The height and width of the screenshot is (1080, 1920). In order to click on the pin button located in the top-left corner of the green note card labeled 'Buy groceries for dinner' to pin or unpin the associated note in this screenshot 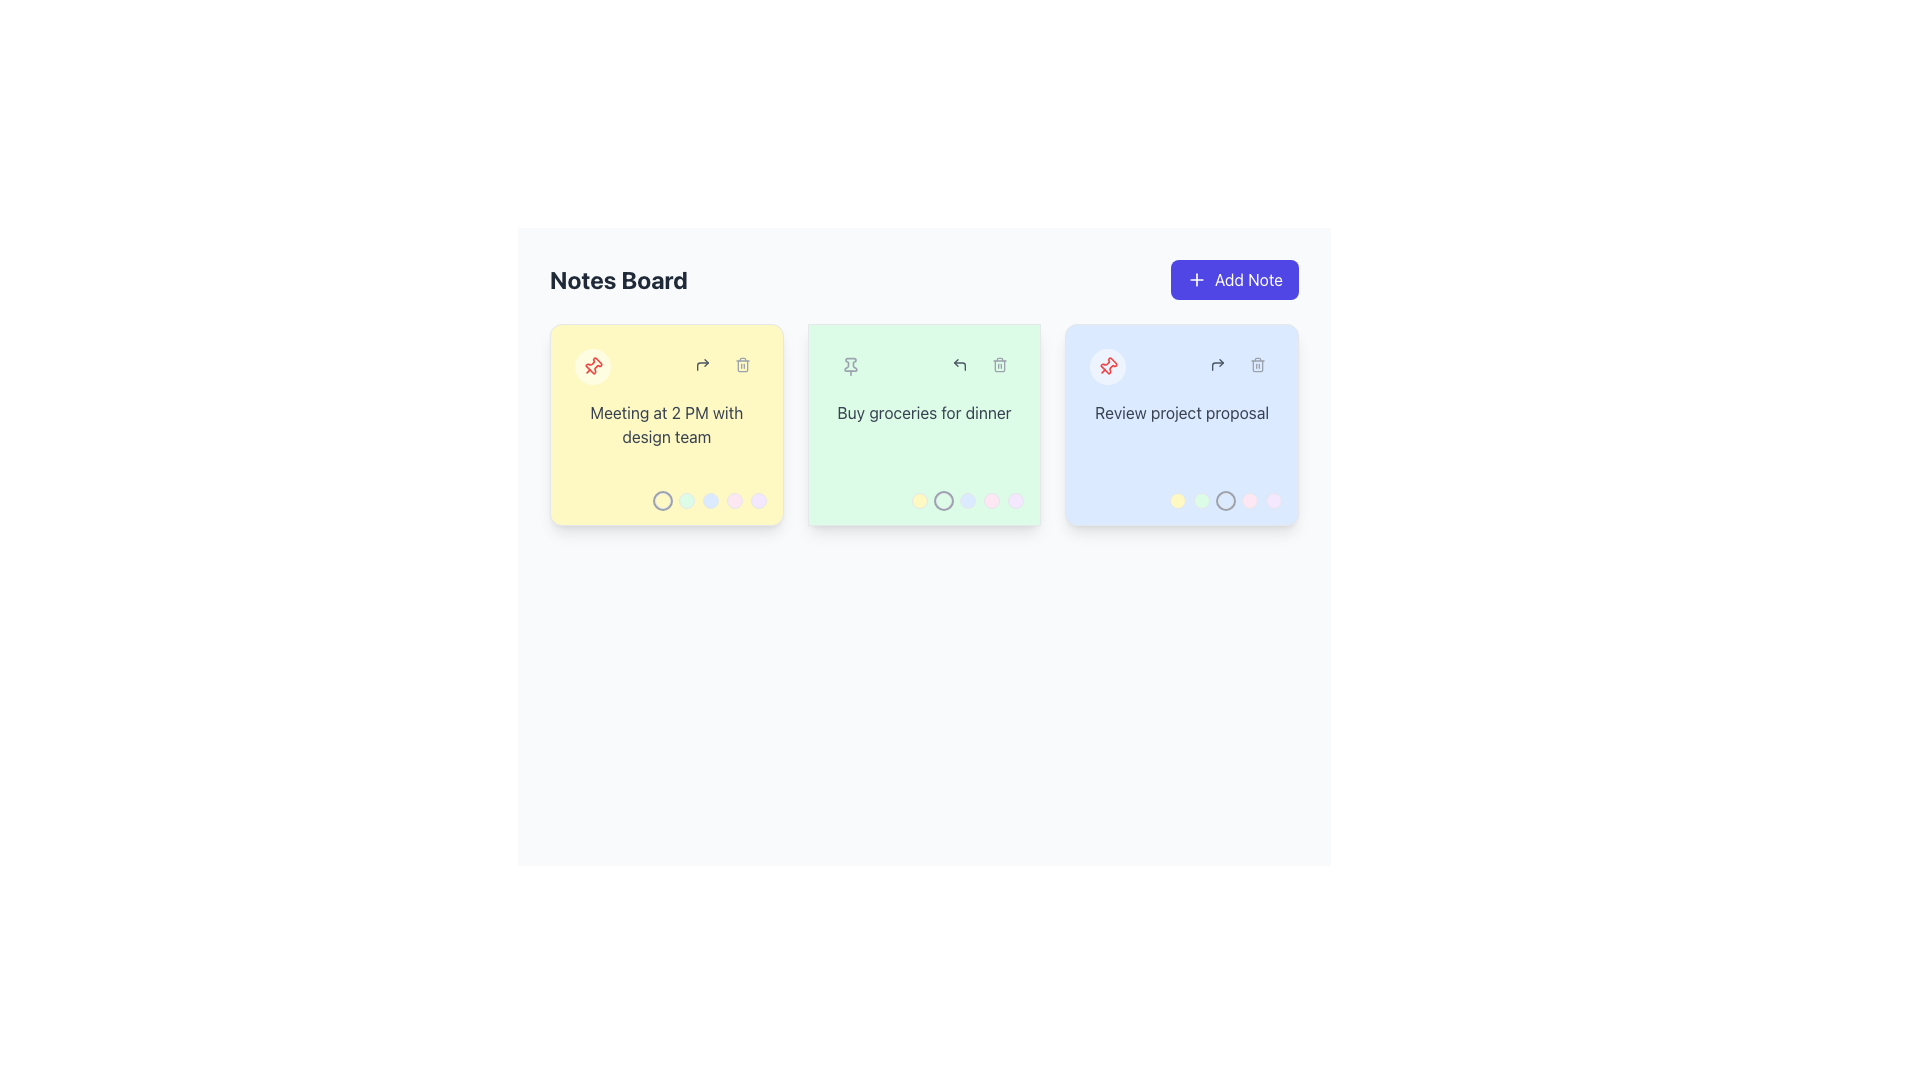, I will do `click(850, 366)`.